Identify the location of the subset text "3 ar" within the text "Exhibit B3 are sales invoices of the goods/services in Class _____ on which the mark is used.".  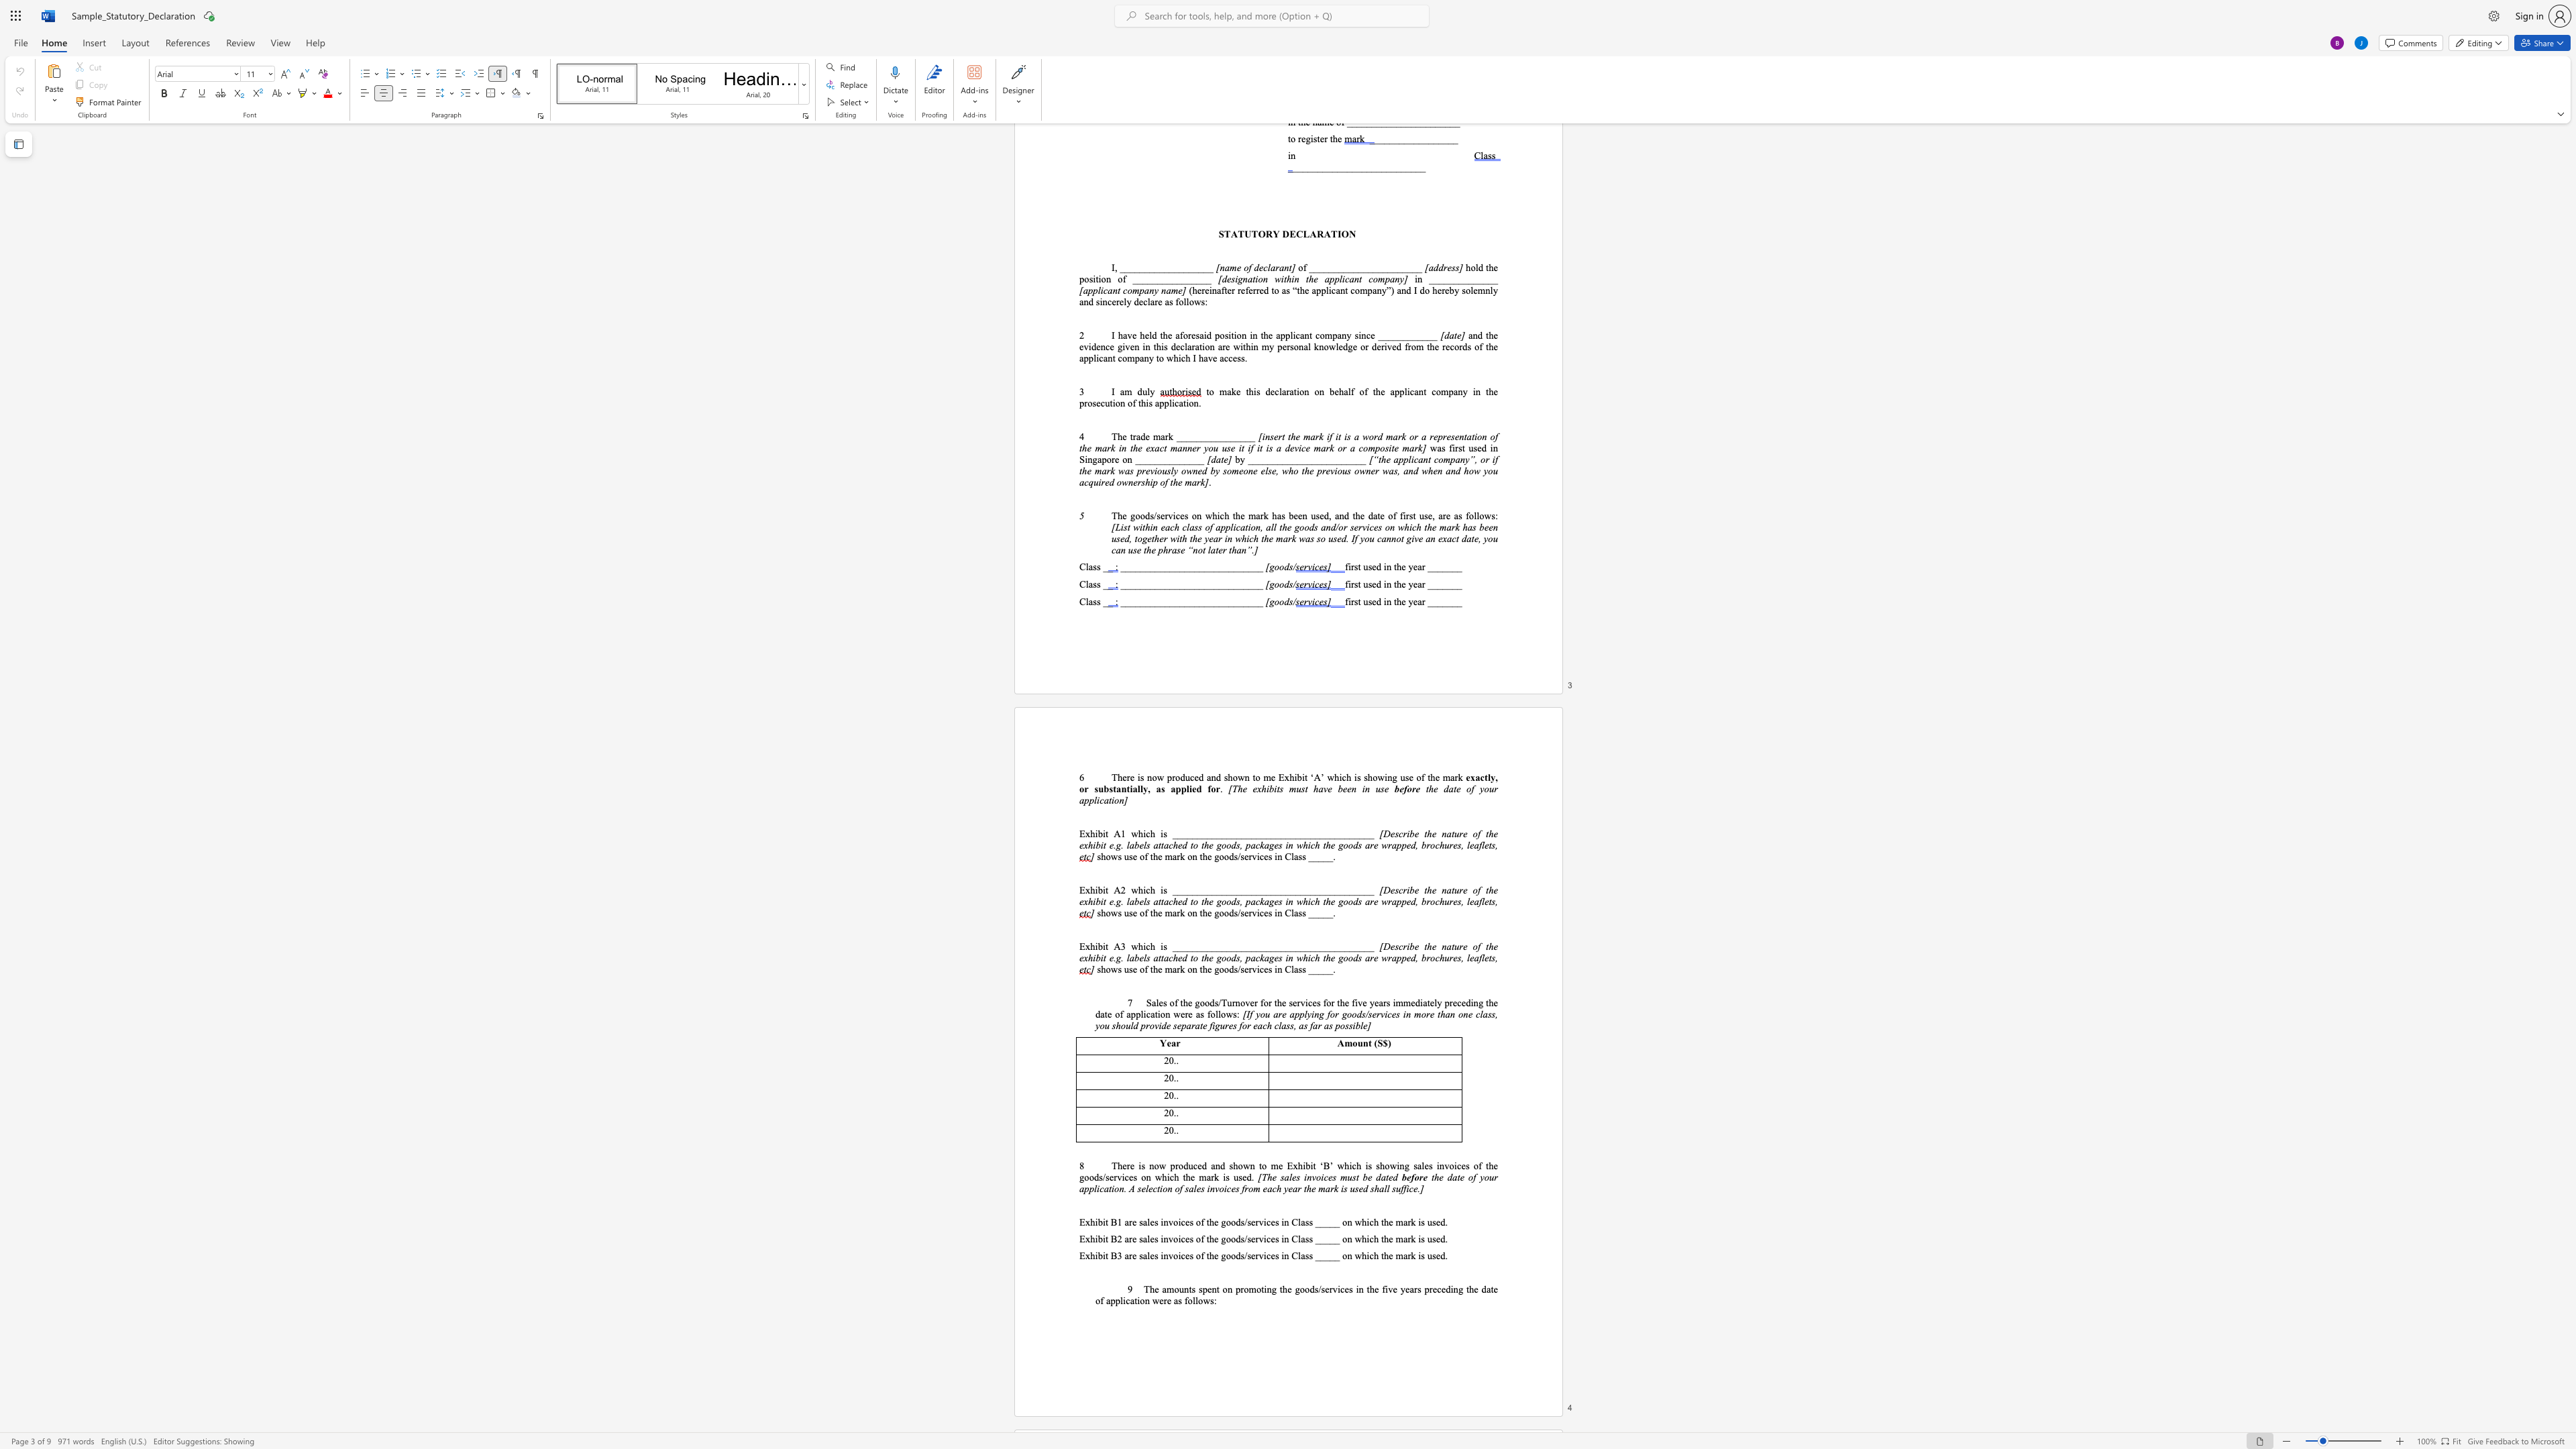
(1116, 1256).